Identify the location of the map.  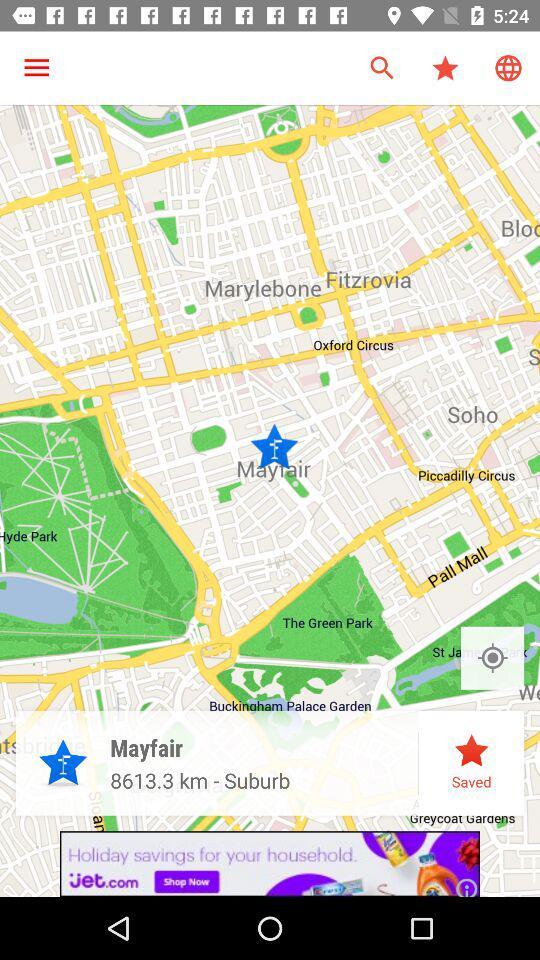
(491, 657).